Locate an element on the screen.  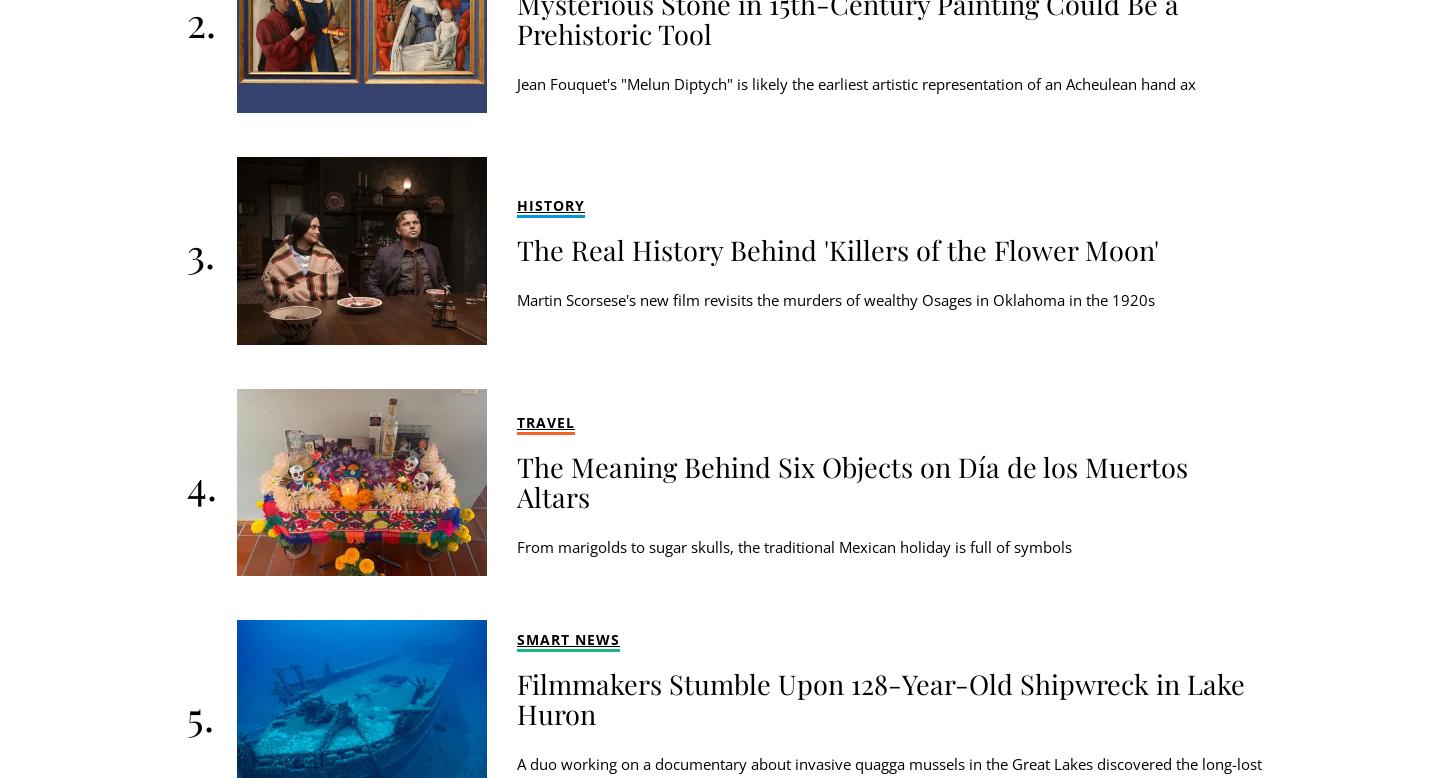
'4.' is located at coordinates (200, 482).